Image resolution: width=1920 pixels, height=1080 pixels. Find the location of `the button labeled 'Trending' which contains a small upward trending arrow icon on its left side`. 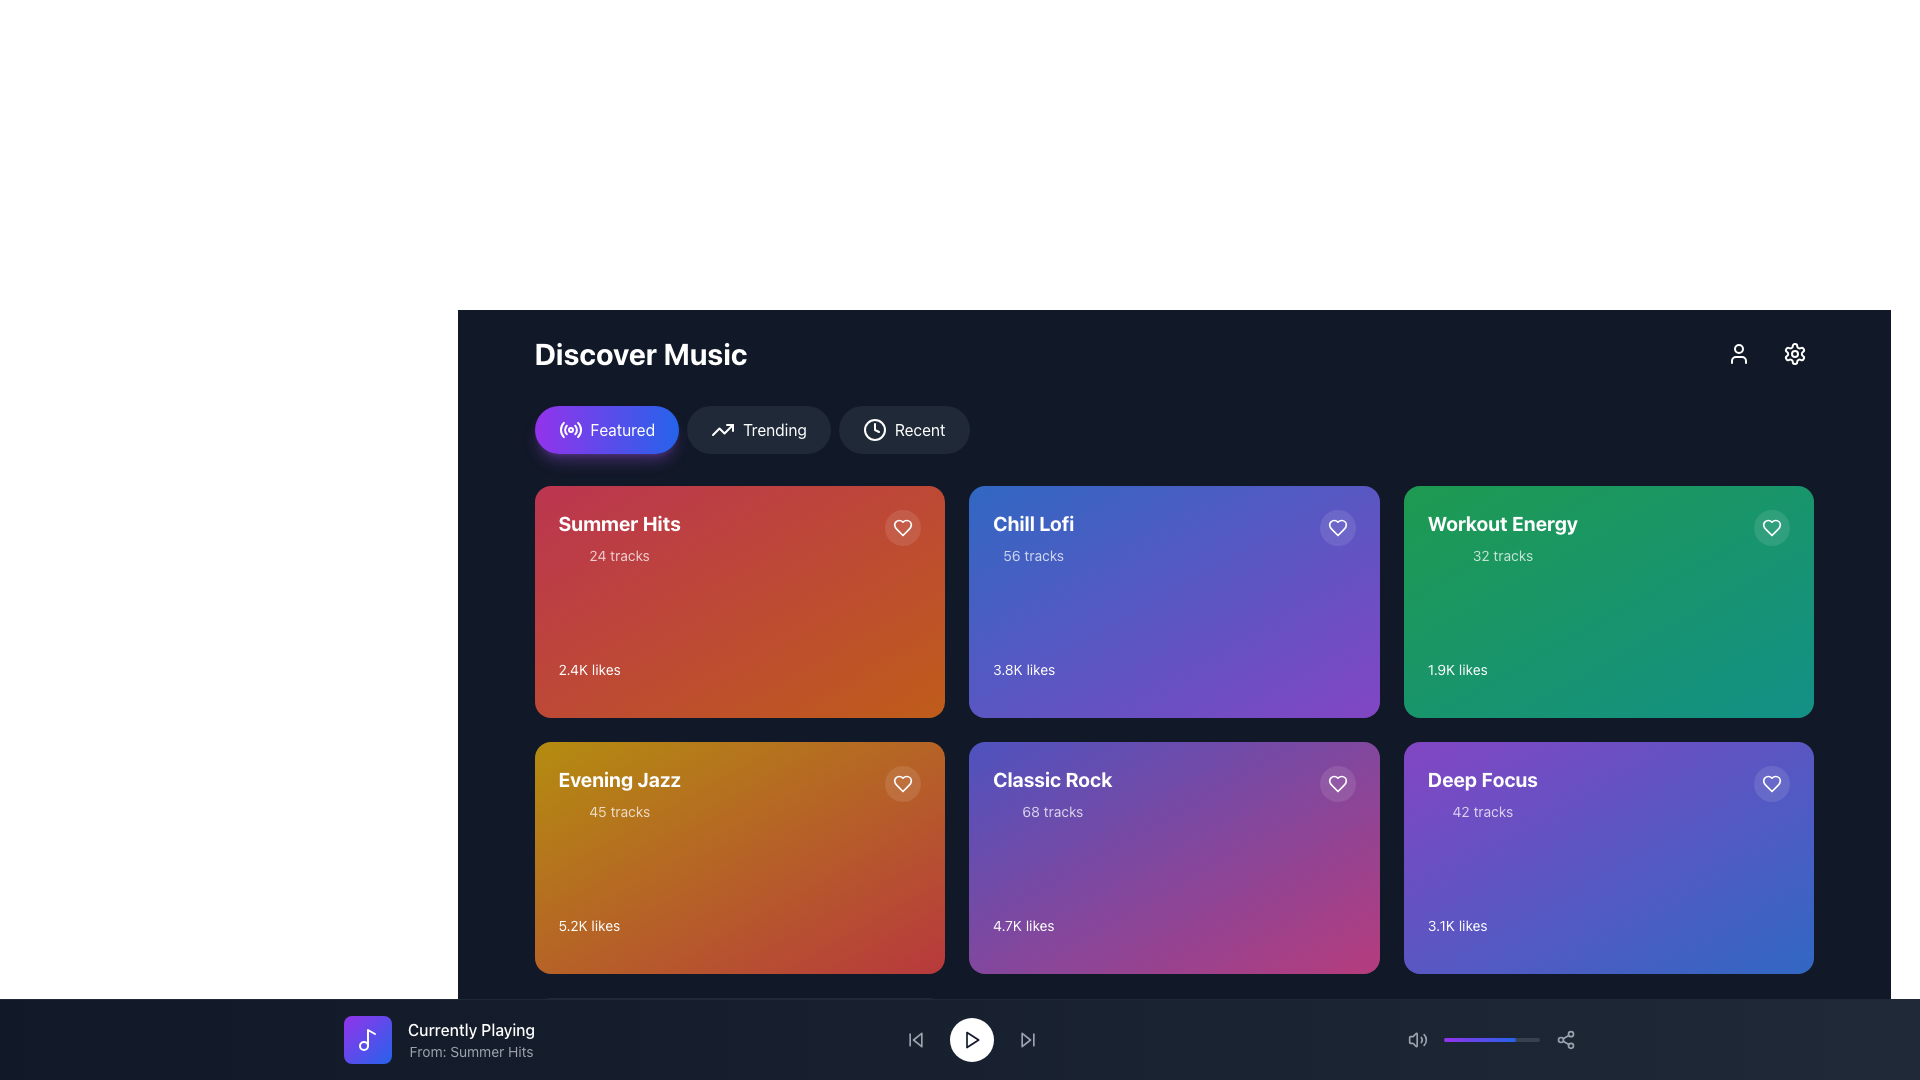

the button labeled 'Trending' which contains a small upward trending arrow icon on its left side is located at coordinates (722, 428).